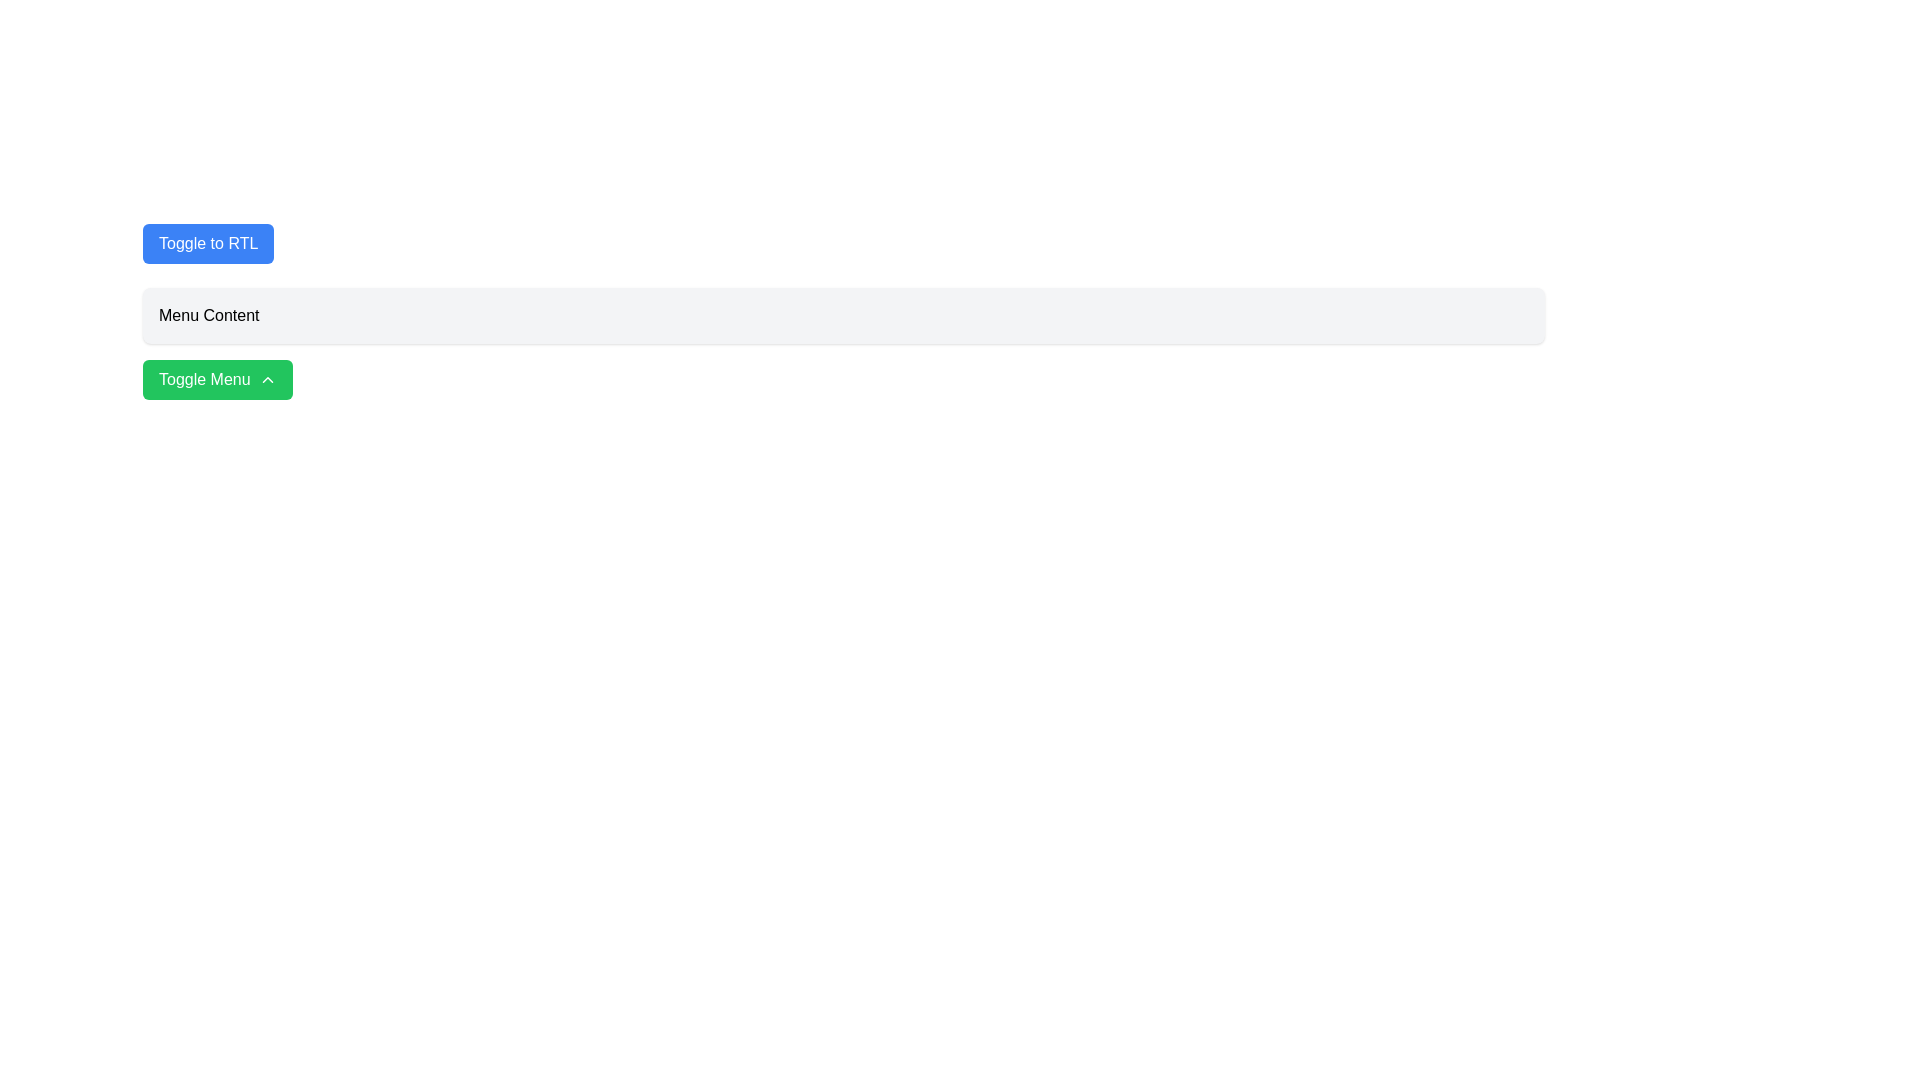 This screenshot has height=1080, width=1920. What do you see at coordinates (266, 380) in the screenshot?
I see `the upward action icon located within the green 'Toggle Menu' button` at bounding box center [266, 380].